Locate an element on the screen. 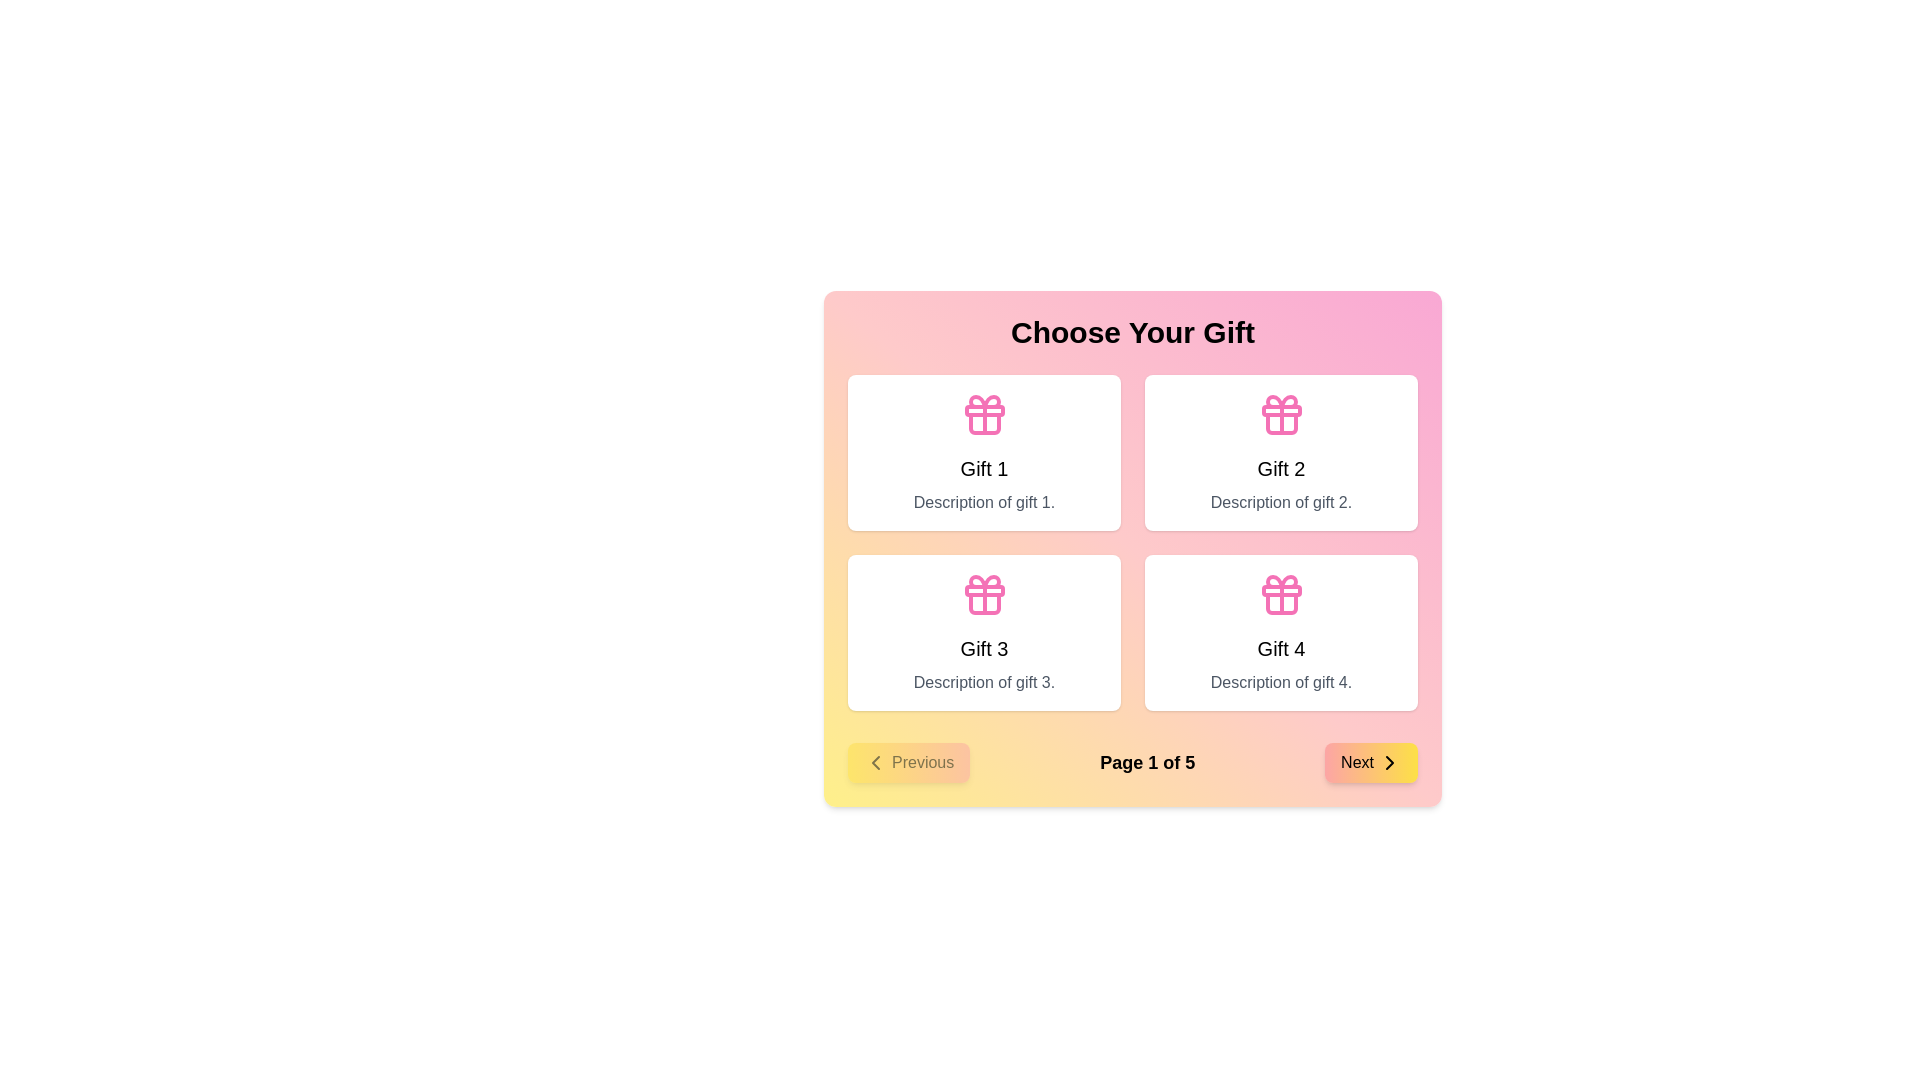 The image size is (1920, 1080). Text Label element that contains the text 'Gift 2', which is styled with a larger font size and medium font weight, located in the top-right card of the grid layout under the section header 'Choose Your Gift' is located at coordinates (1281, 469).